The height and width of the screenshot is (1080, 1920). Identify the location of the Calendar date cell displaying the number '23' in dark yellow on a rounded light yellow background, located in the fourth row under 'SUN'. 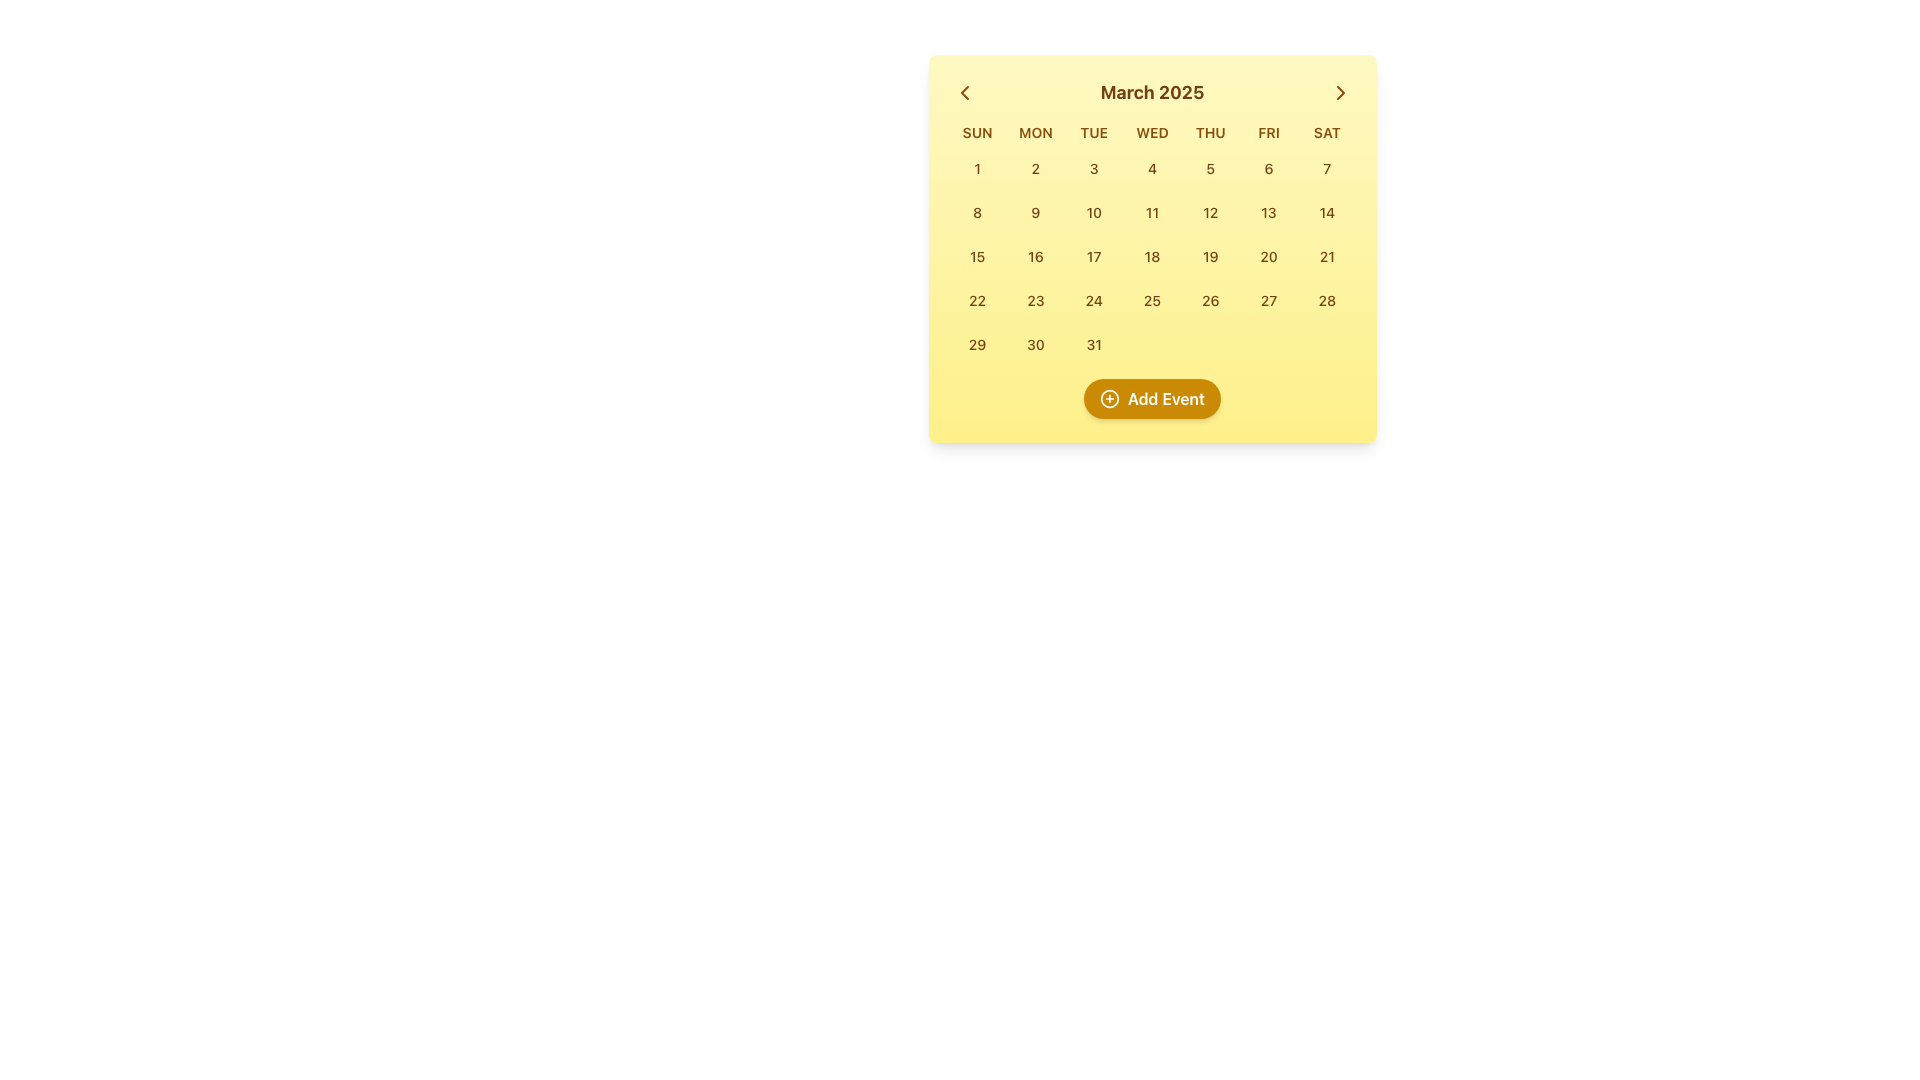
(1035, 300).